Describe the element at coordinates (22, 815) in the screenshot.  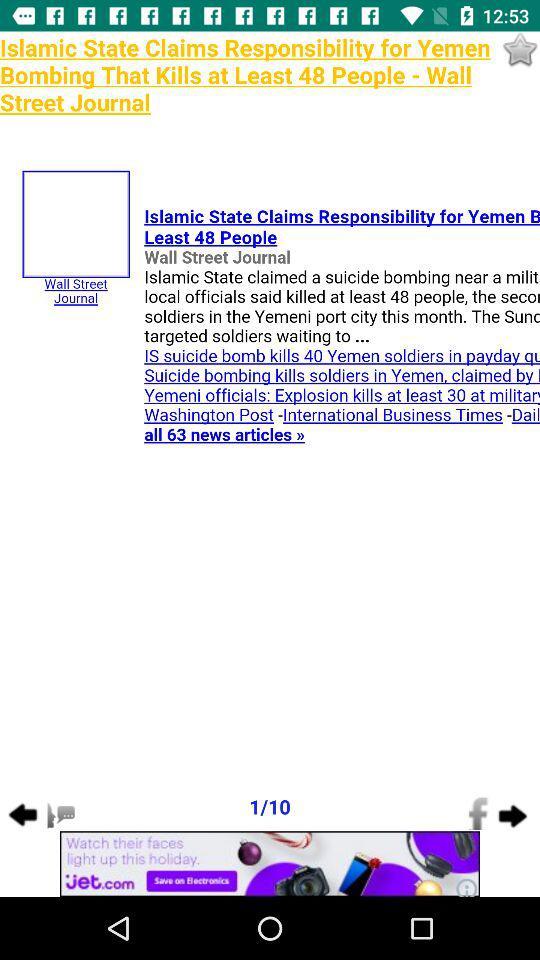
I see `the arrow_backward icon` at that location.